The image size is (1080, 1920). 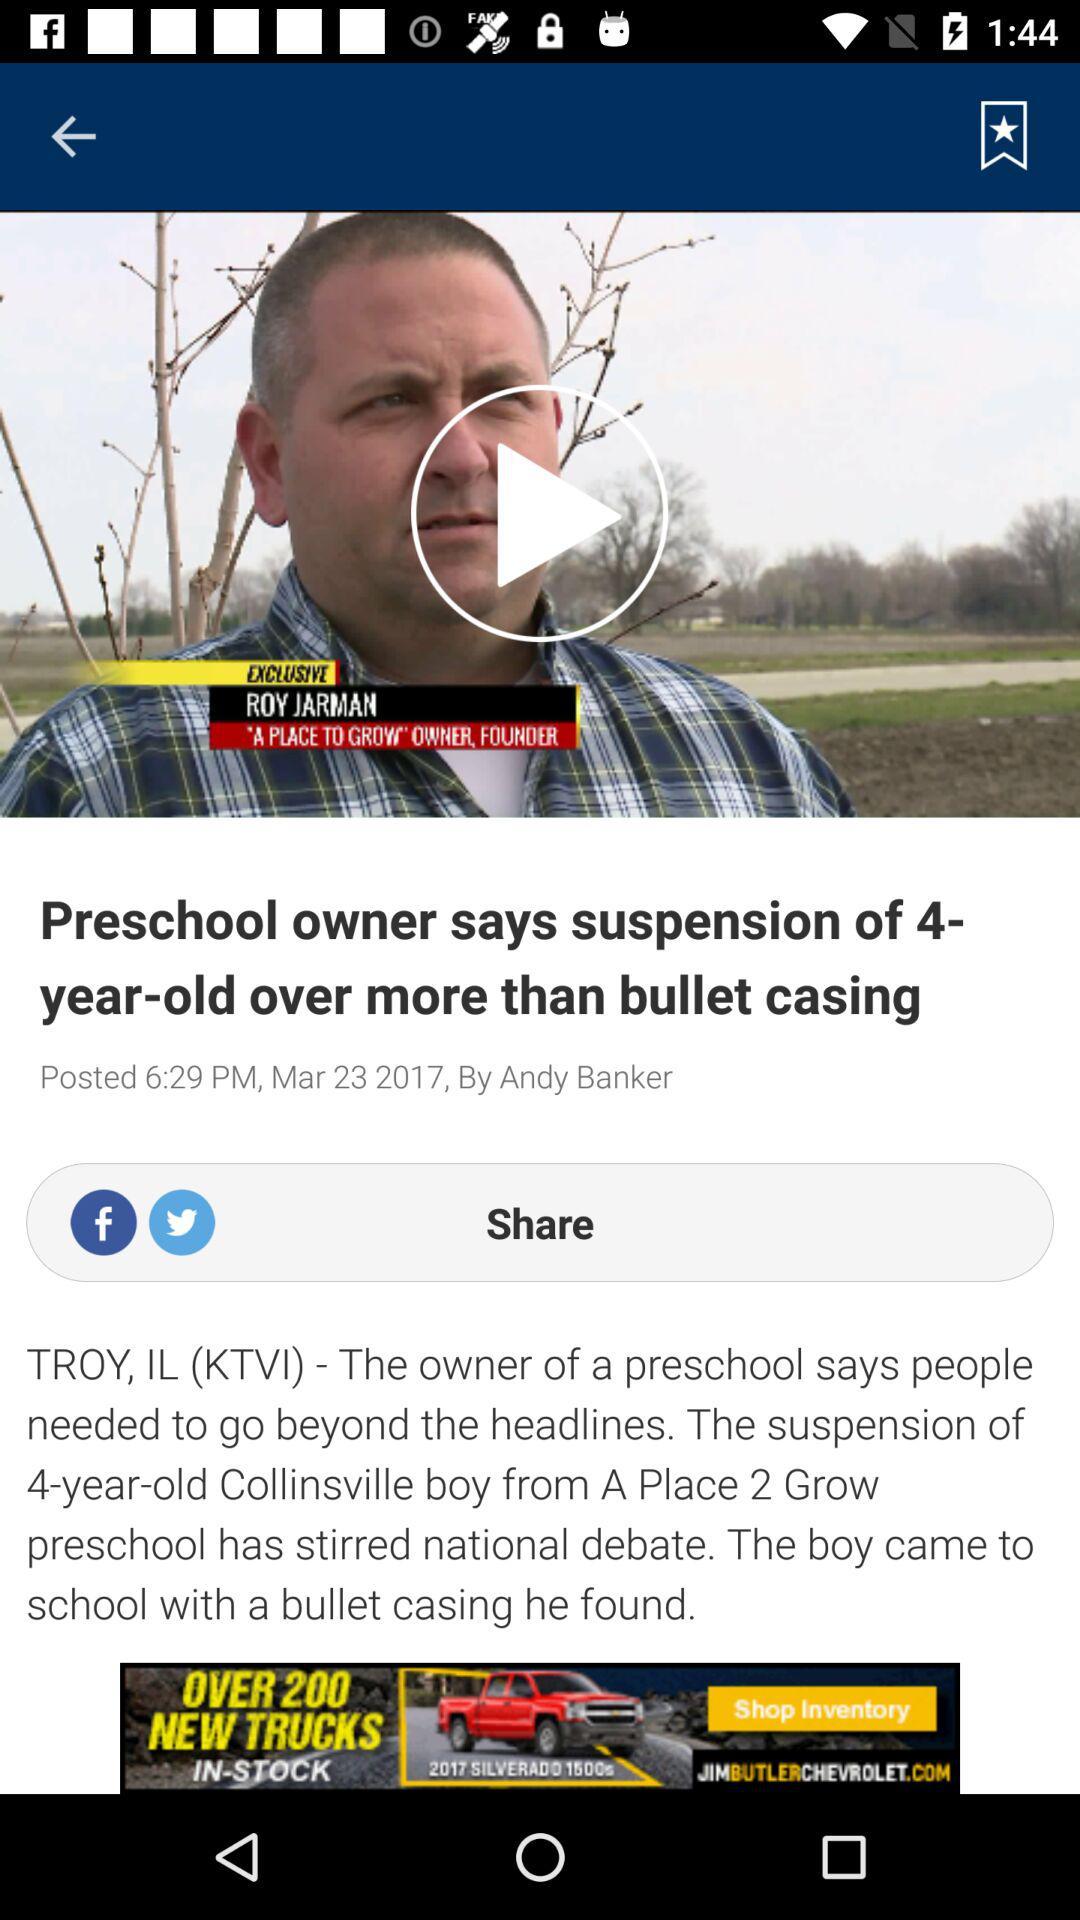 What do you see at coordinates (1004, 135) in the screenshot?
I see `the bookmark icon` at bounding box center [1004, 135].